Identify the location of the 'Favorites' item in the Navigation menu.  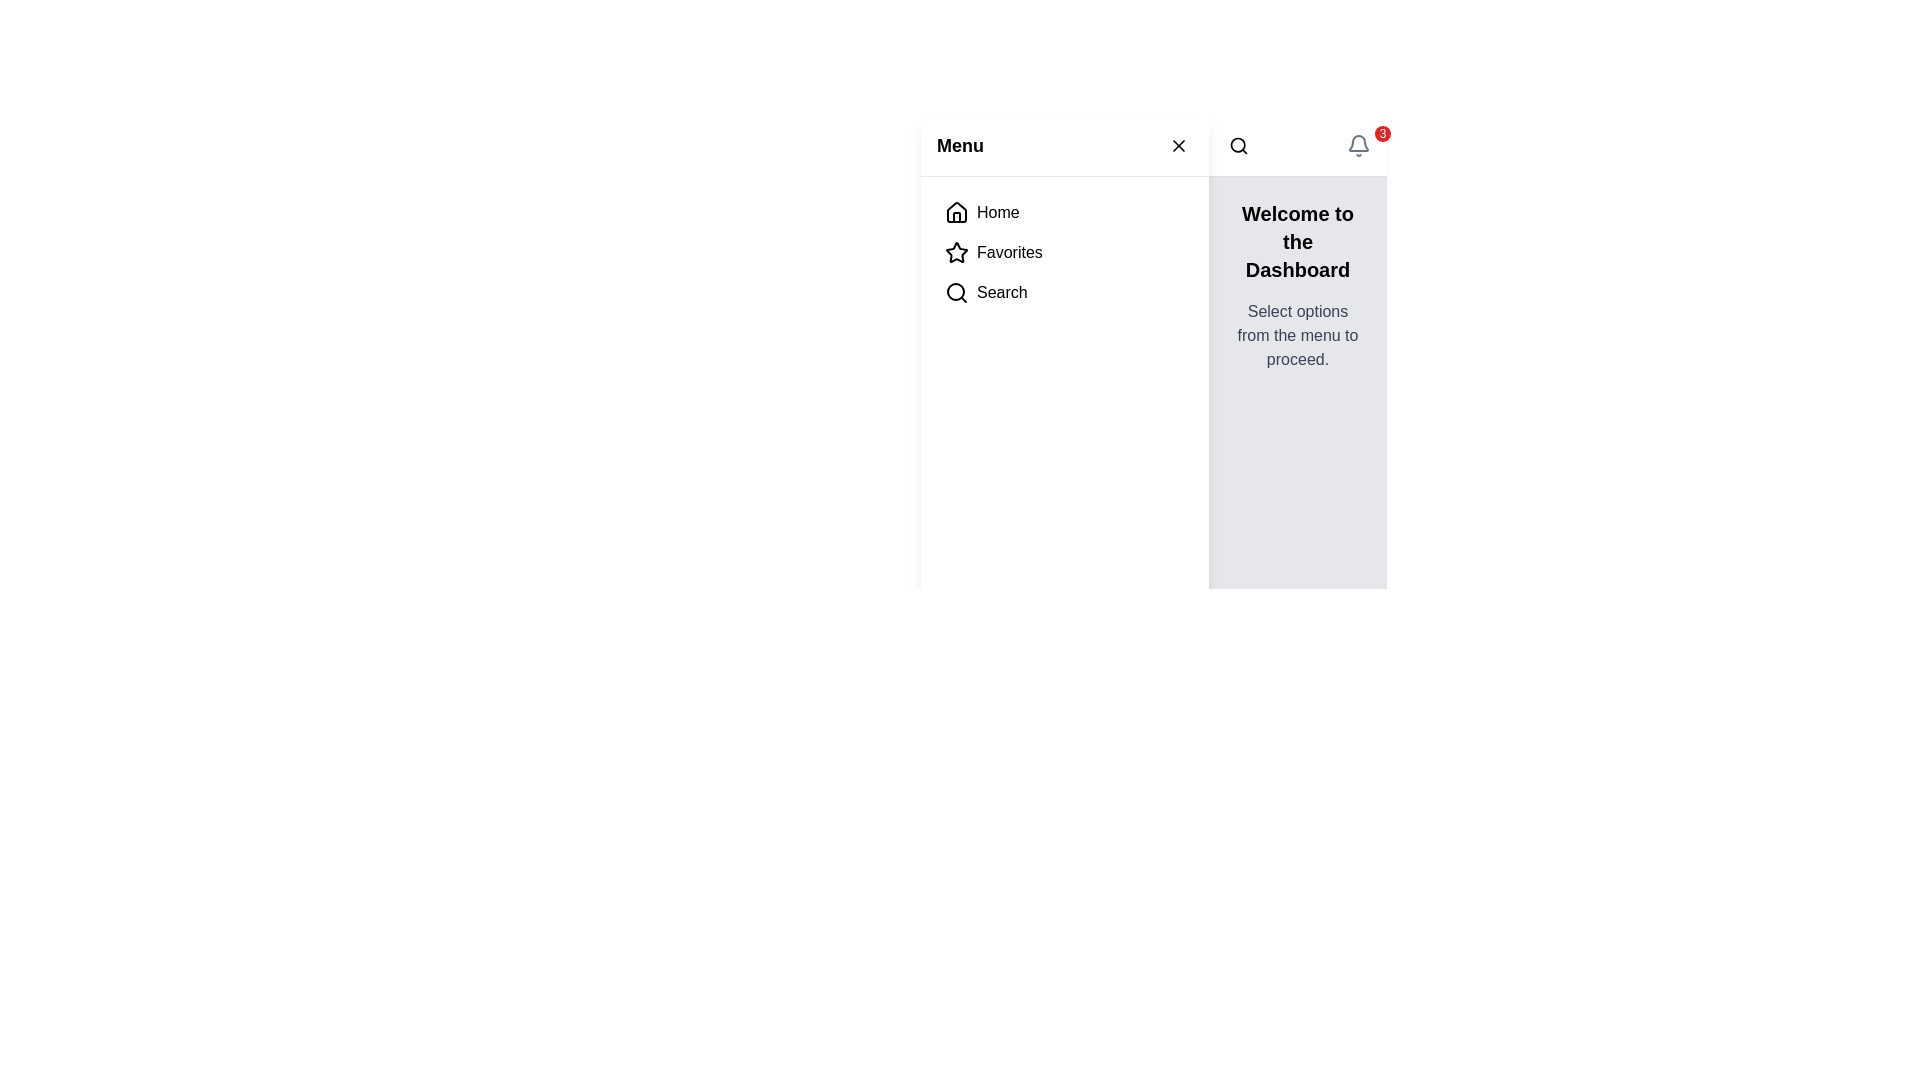
(1064, 252).